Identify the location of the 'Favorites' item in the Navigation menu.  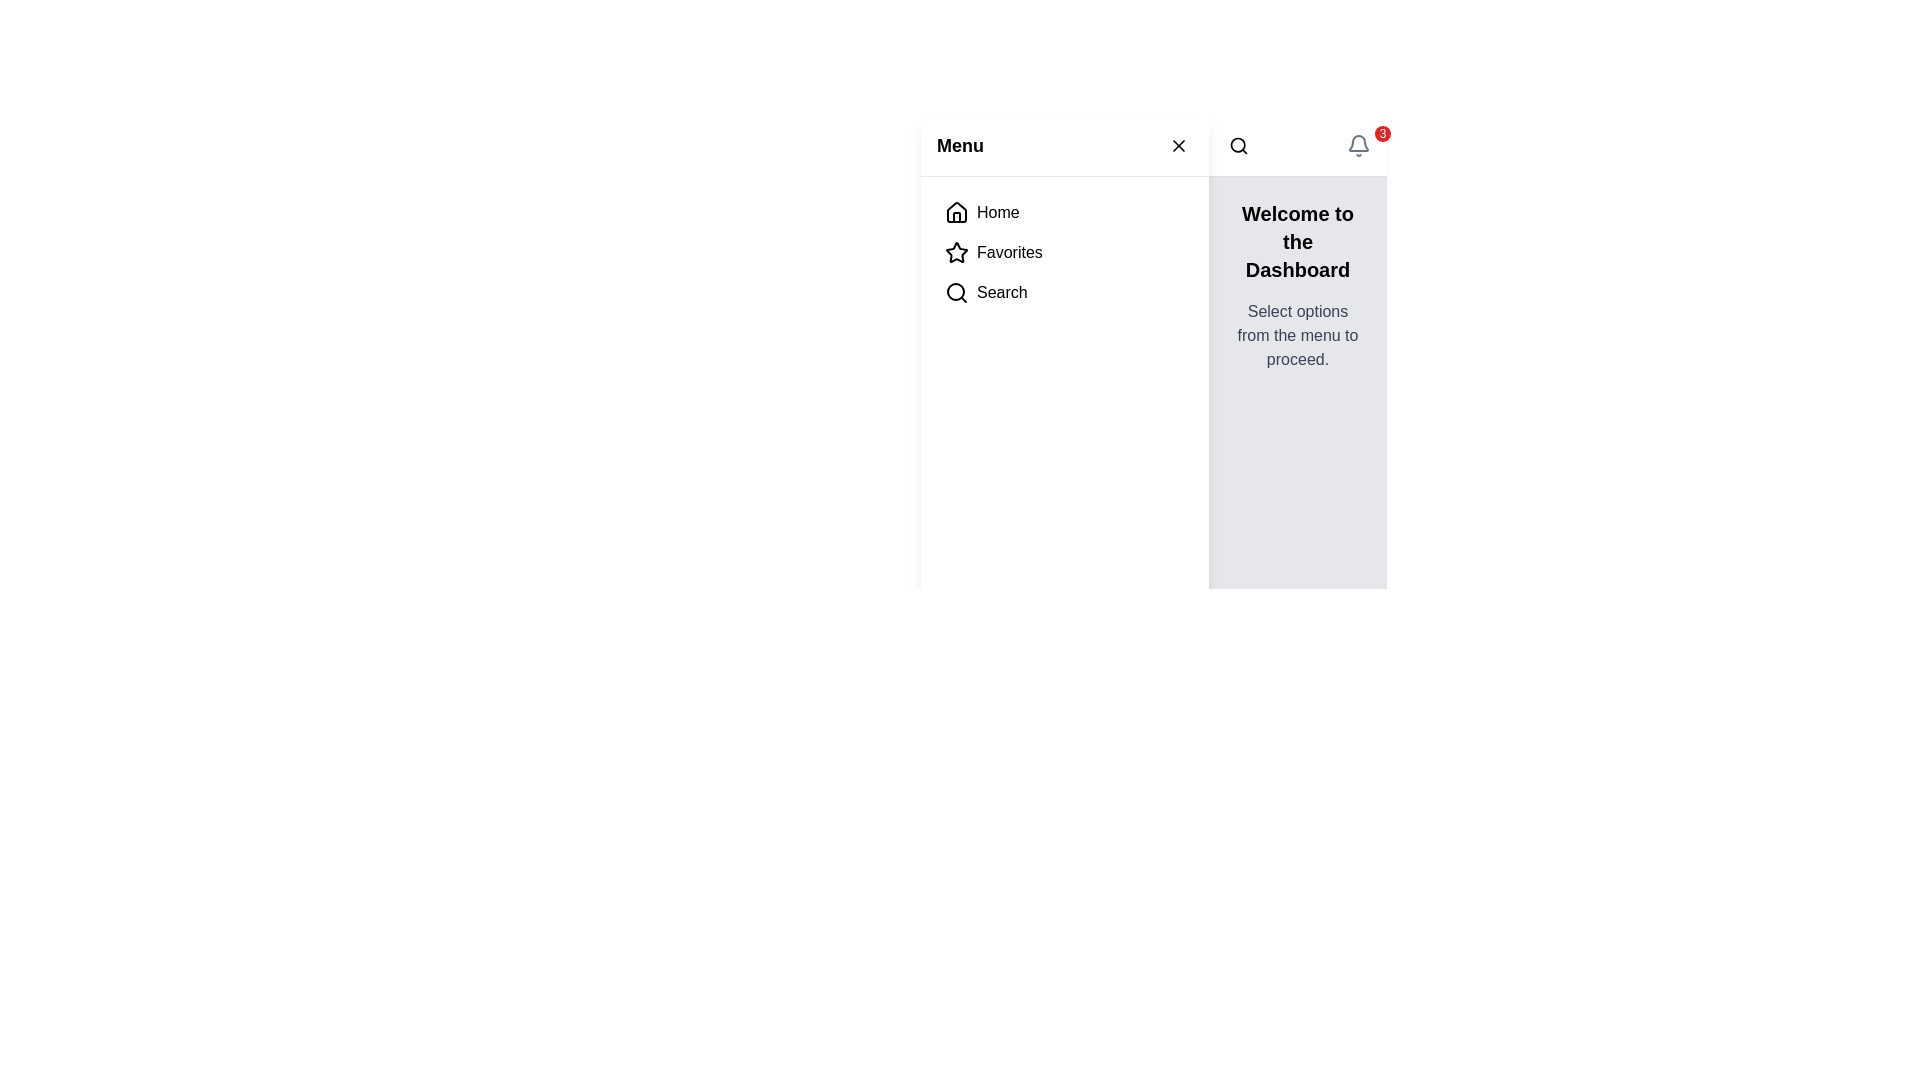
(1064, 252).